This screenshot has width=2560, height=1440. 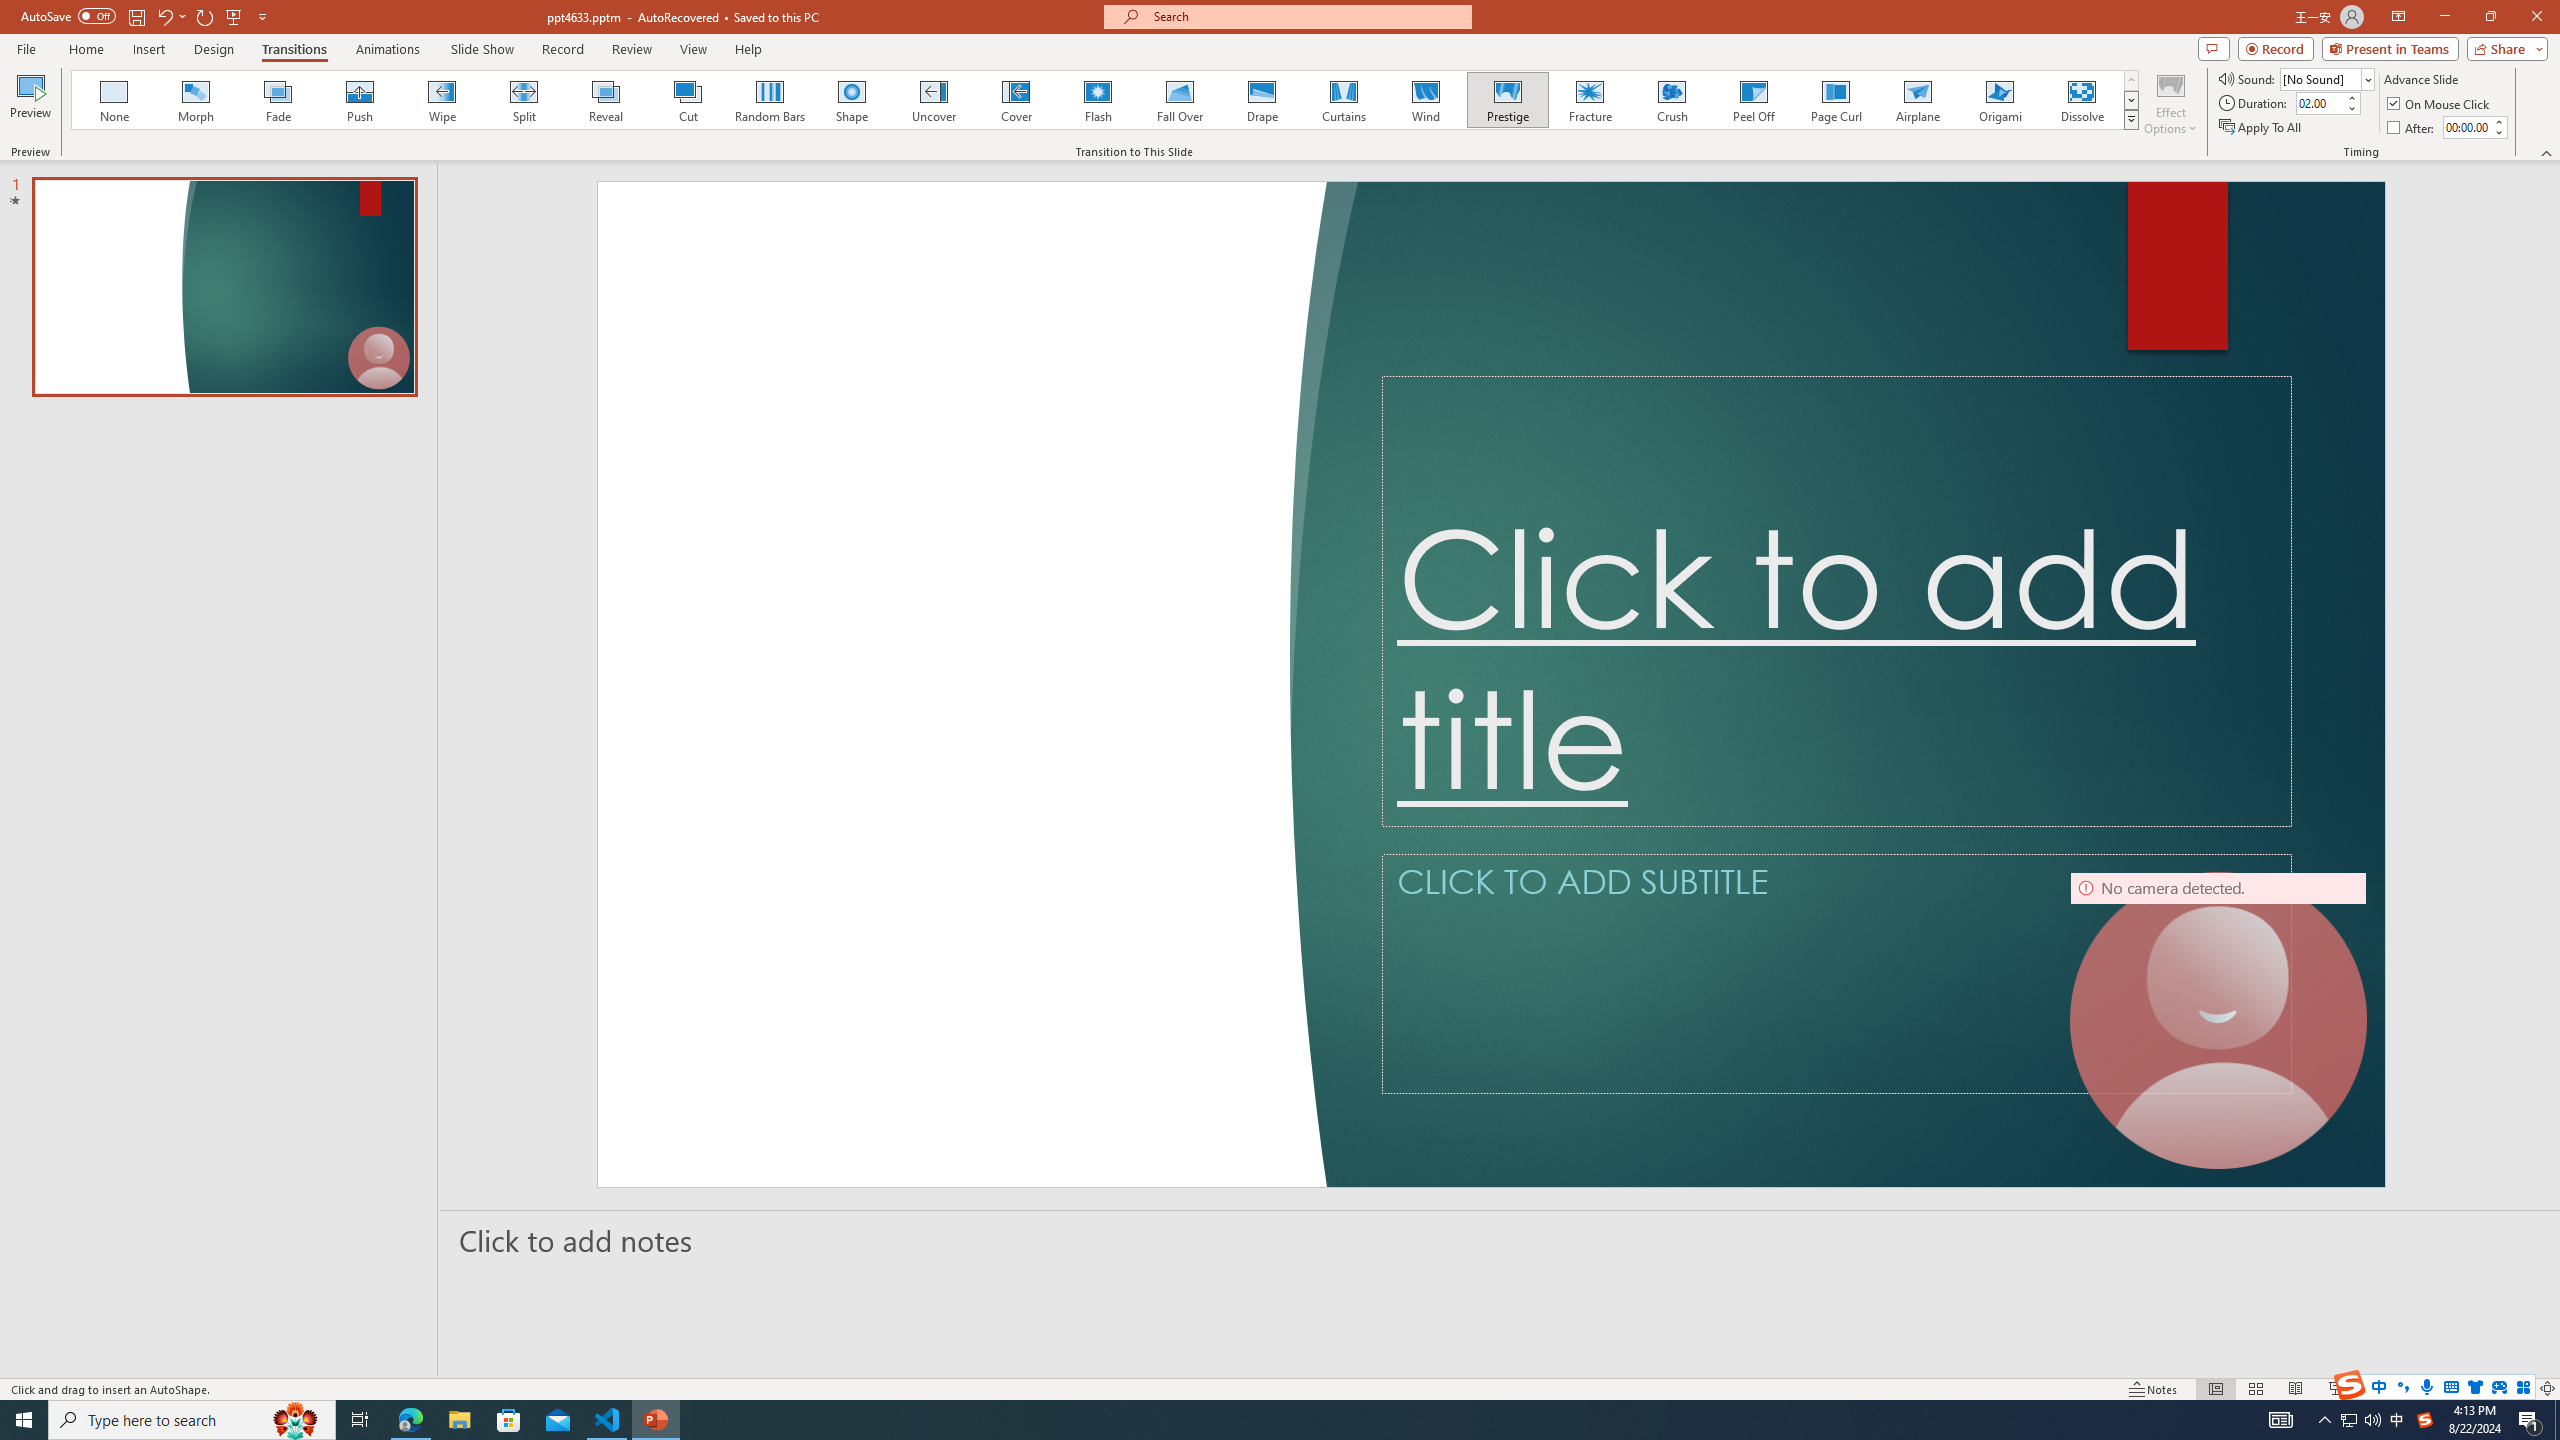 What do you see at coordinates (2498, 131) in the screenshot?
I see `'Less'` at bounding box center [2498, 131].